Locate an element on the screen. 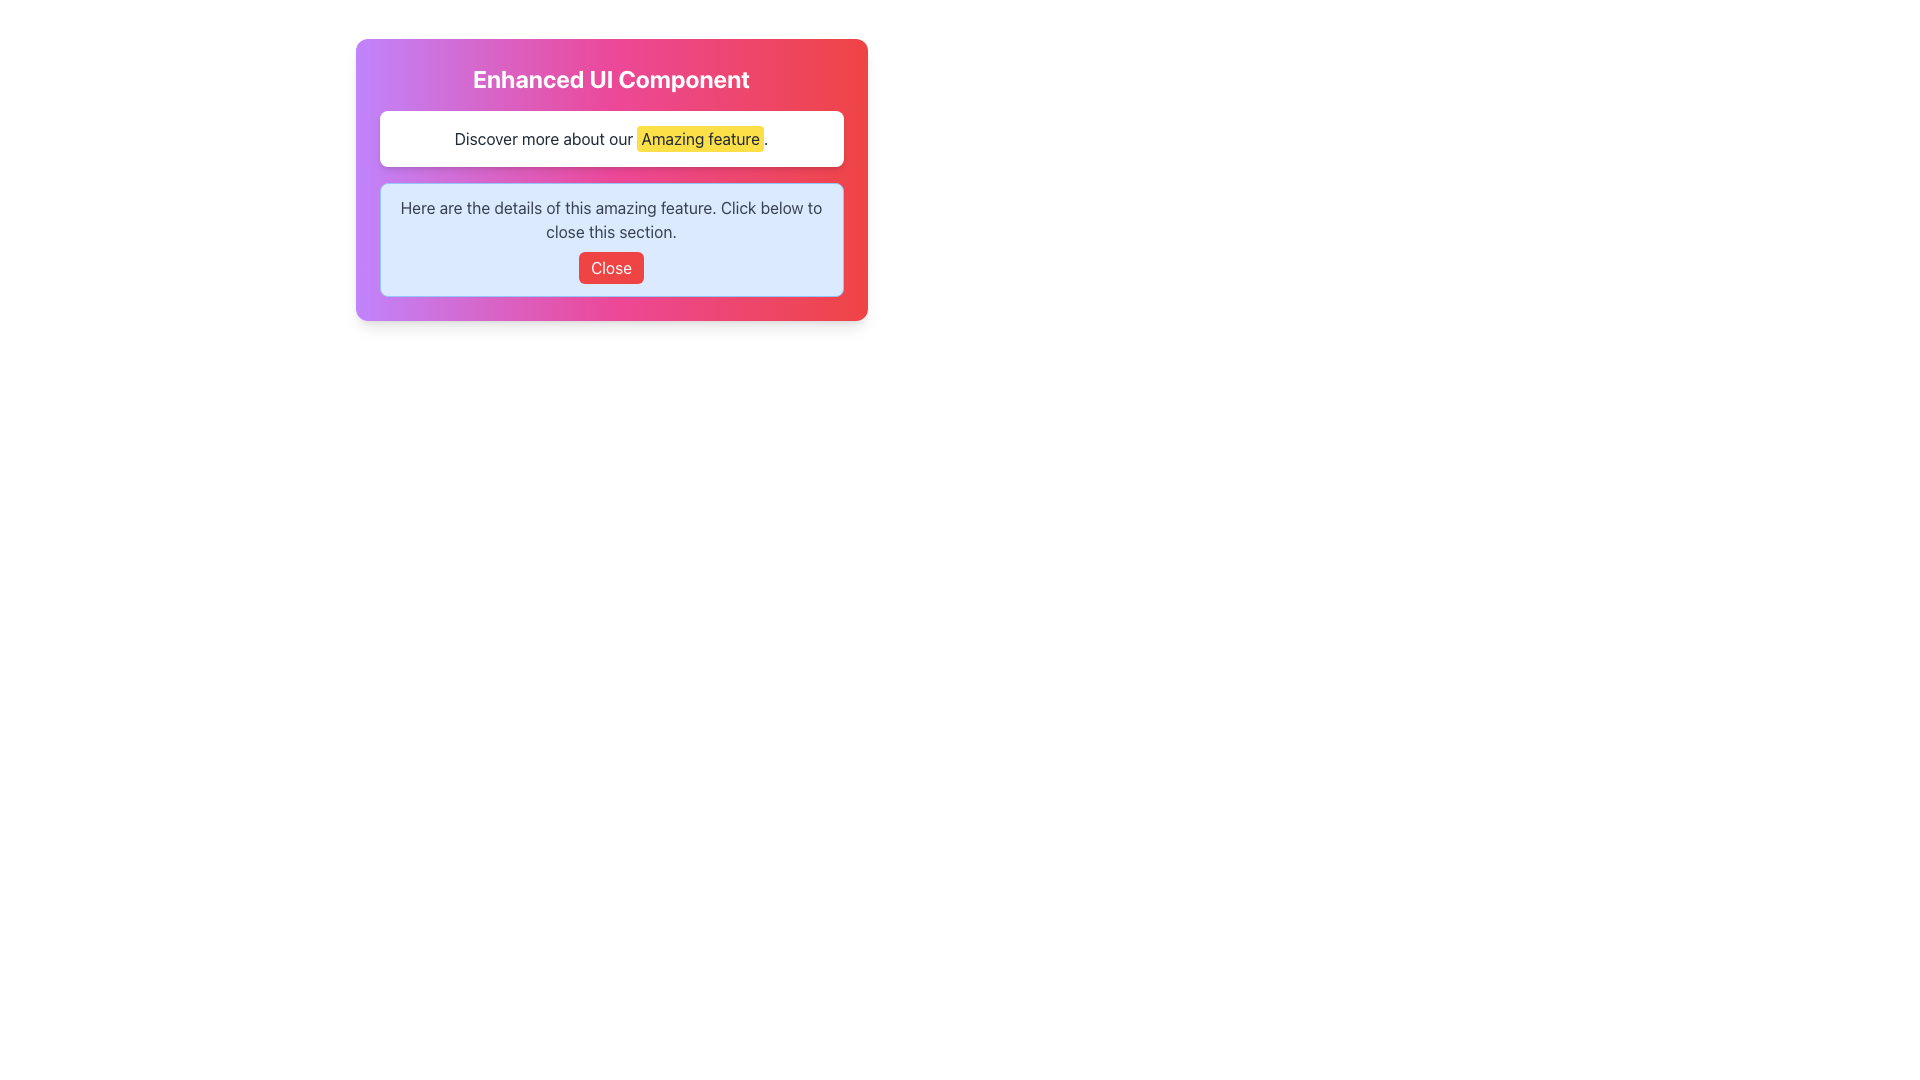  the text highlight that emphasizes the words 'Amazing feature' within the sentence 'Discover more about our Amazing feature.' is located at coordinates (700, 137).